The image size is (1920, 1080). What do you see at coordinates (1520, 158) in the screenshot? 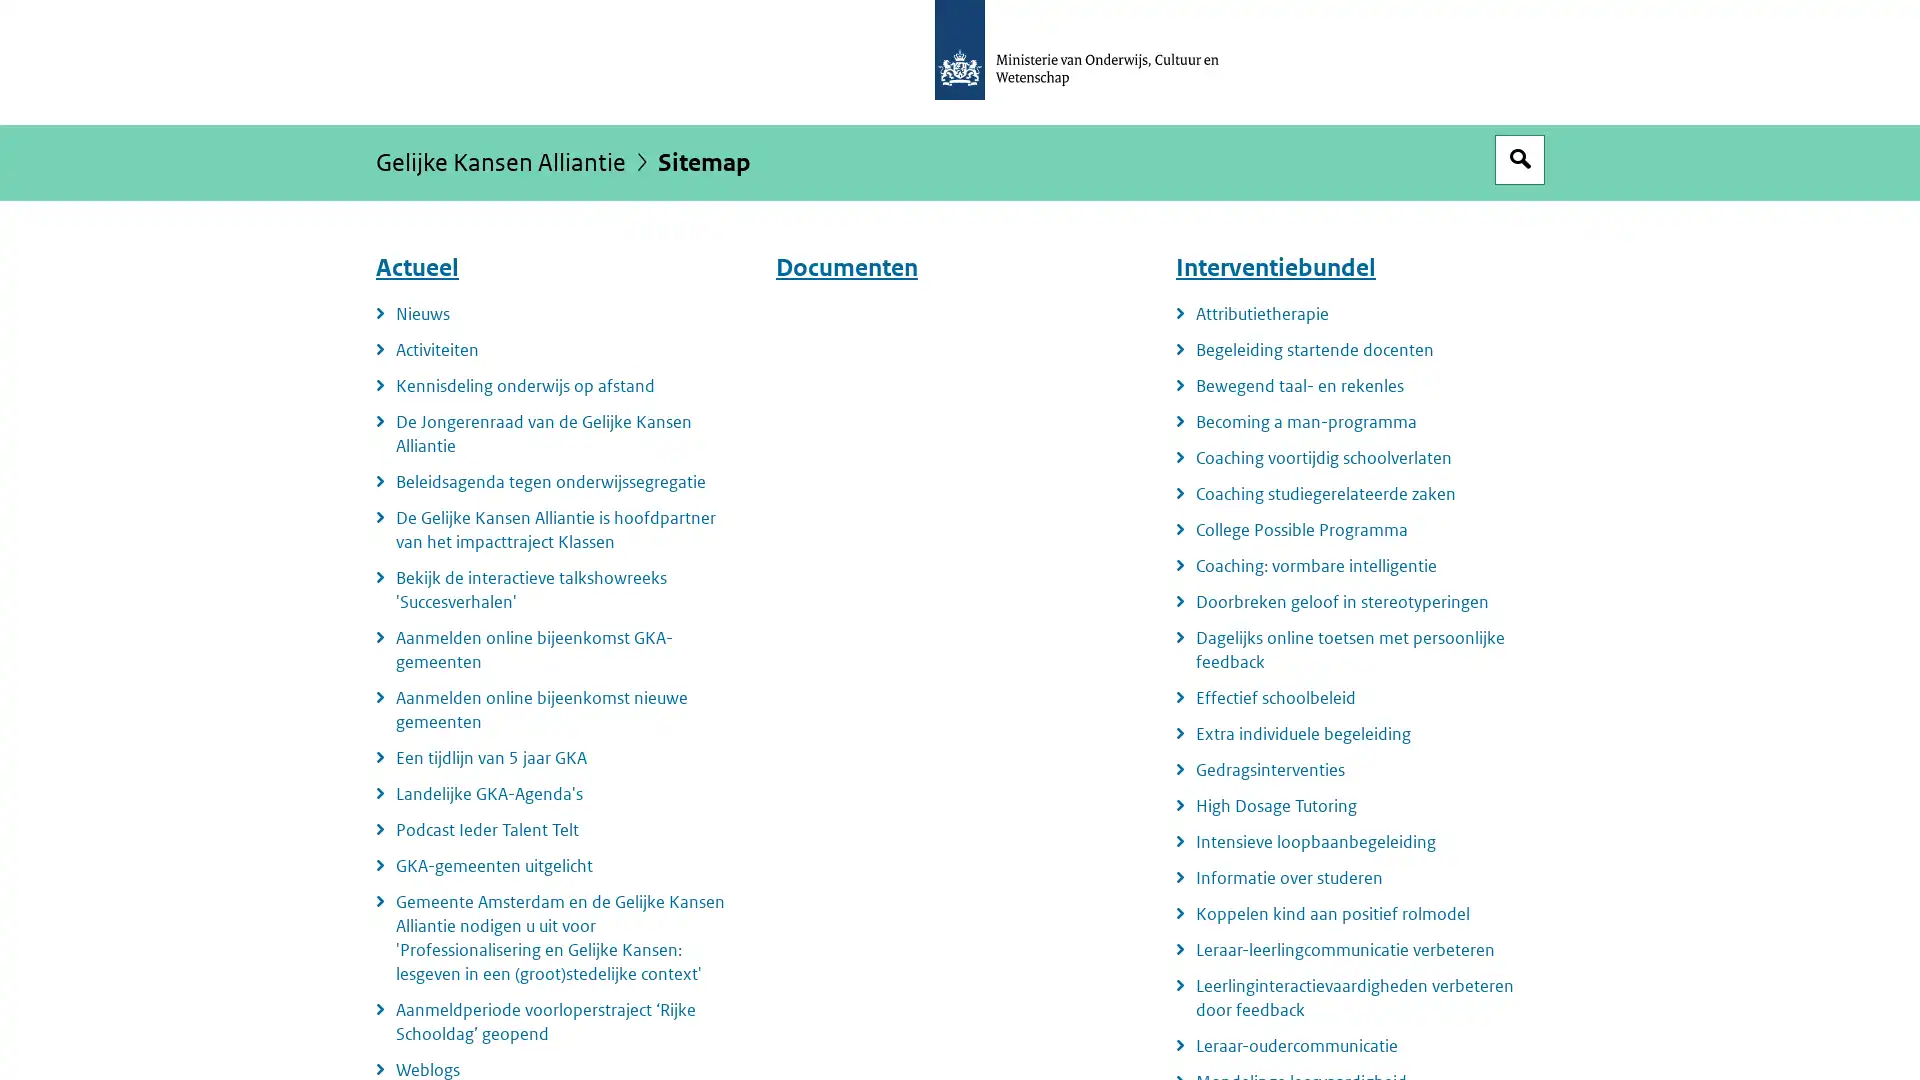
I see `Open zoekveld` at bounding box center [1520, 158].